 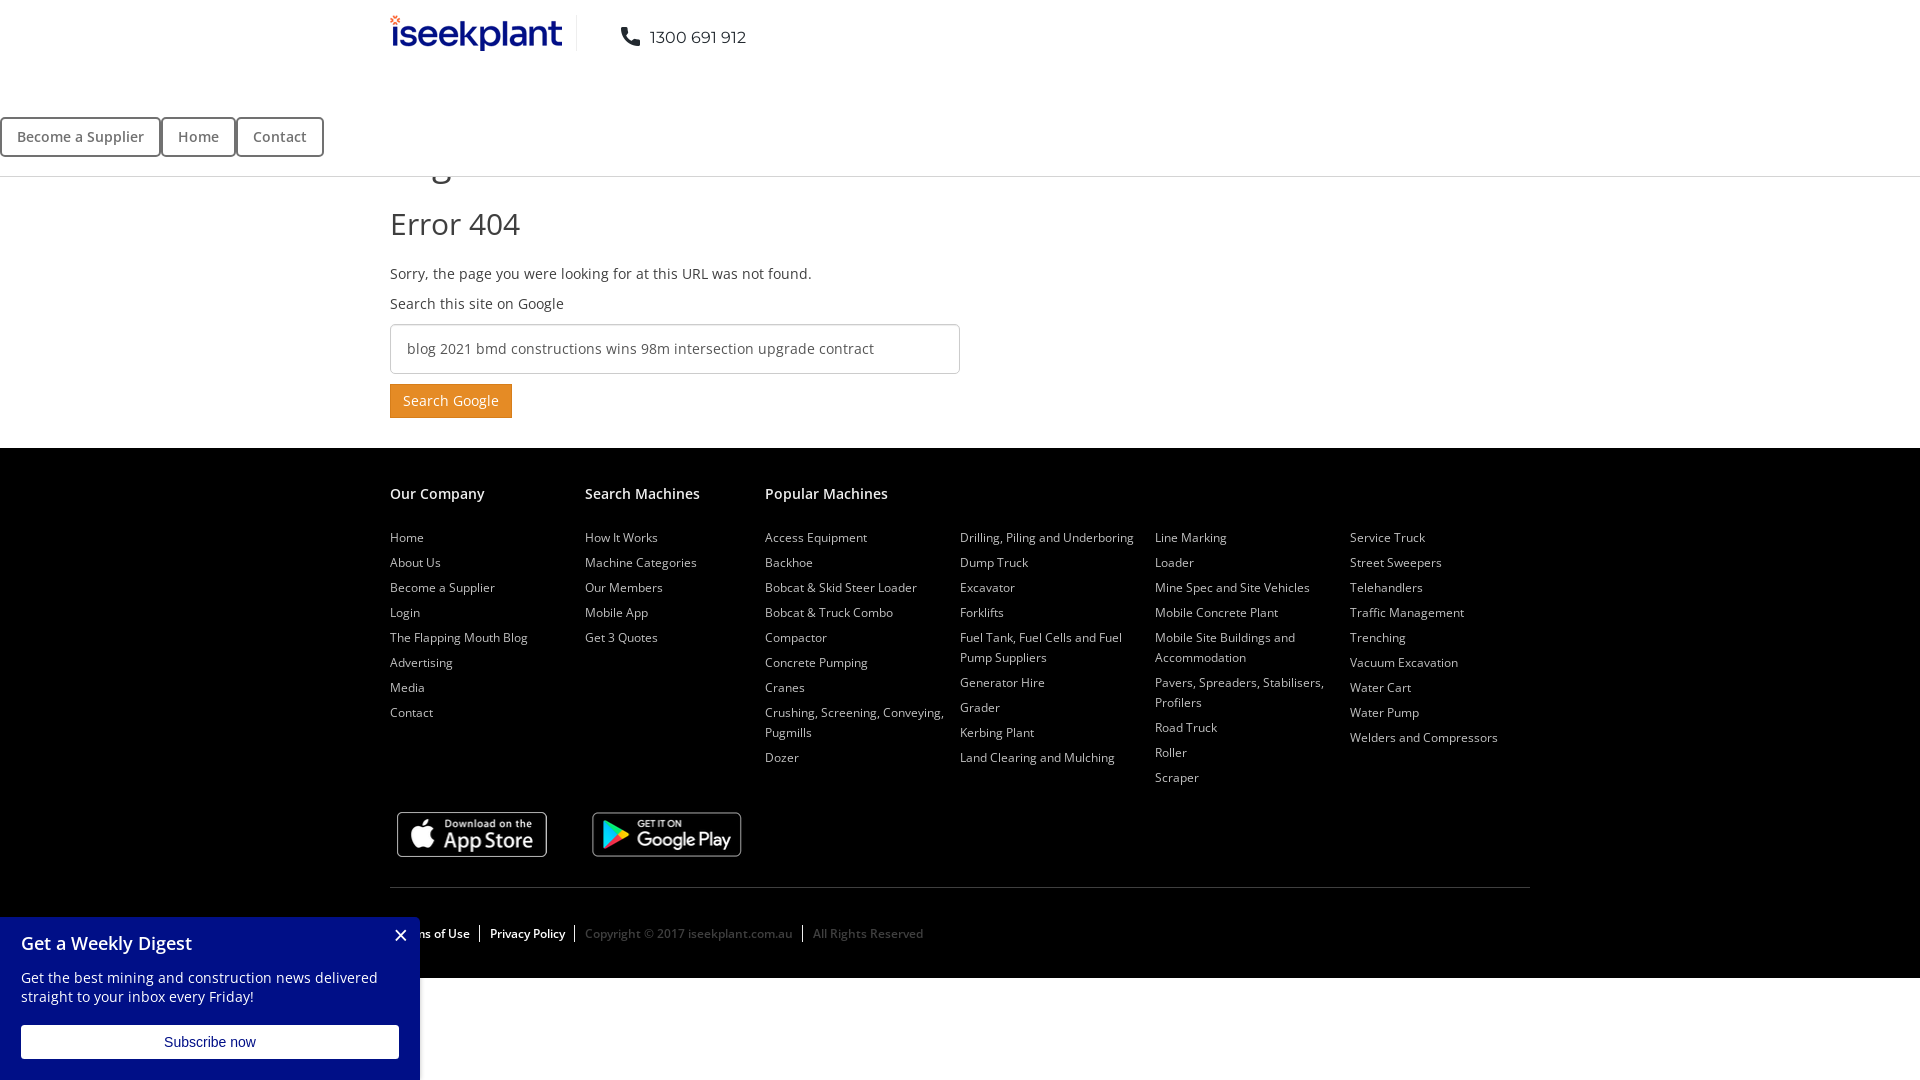 What do you see at coordinates (389, 637) in the screenshot?
I see `'The Flapping Mouth Blog'` at bounding box center [389, 637].